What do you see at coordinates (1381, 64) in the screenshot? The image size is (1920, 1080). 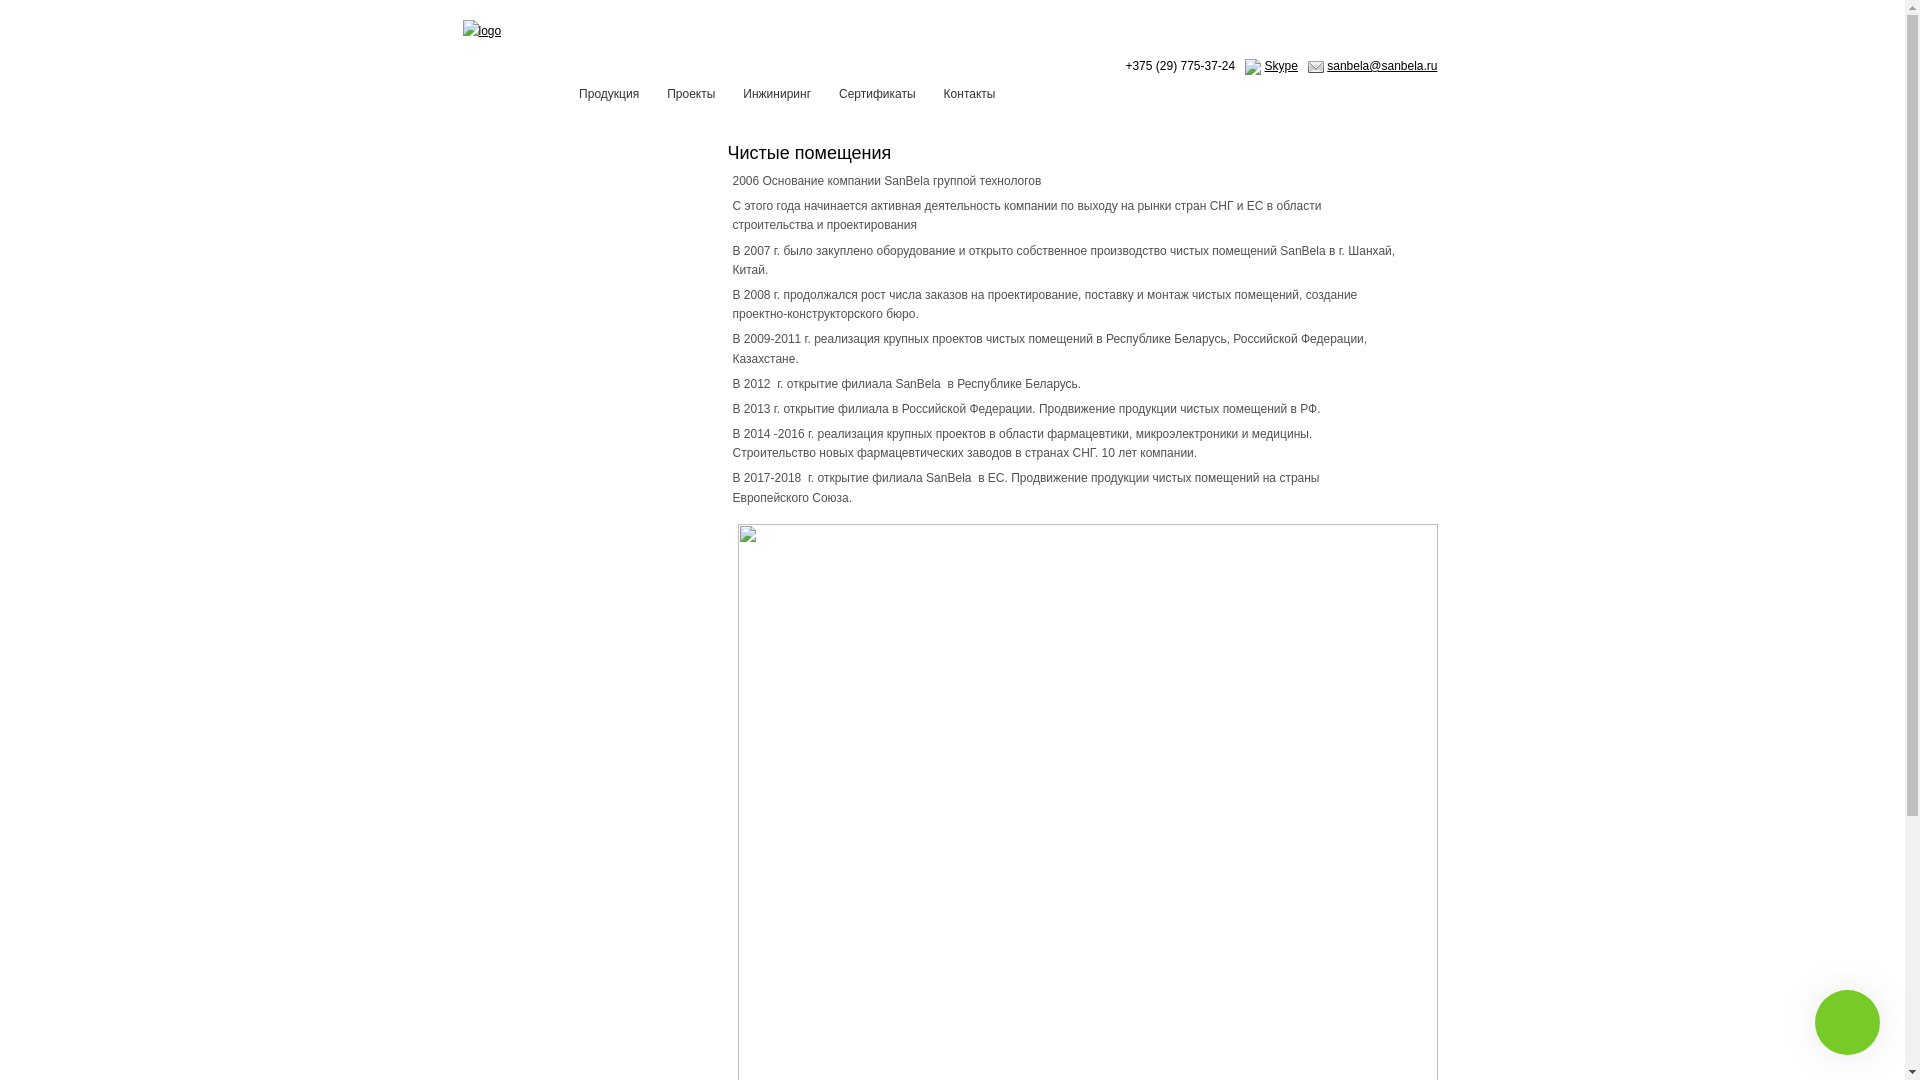 I see `'sanbela@sanbela.ru'` at bounding box center [1381, 64].